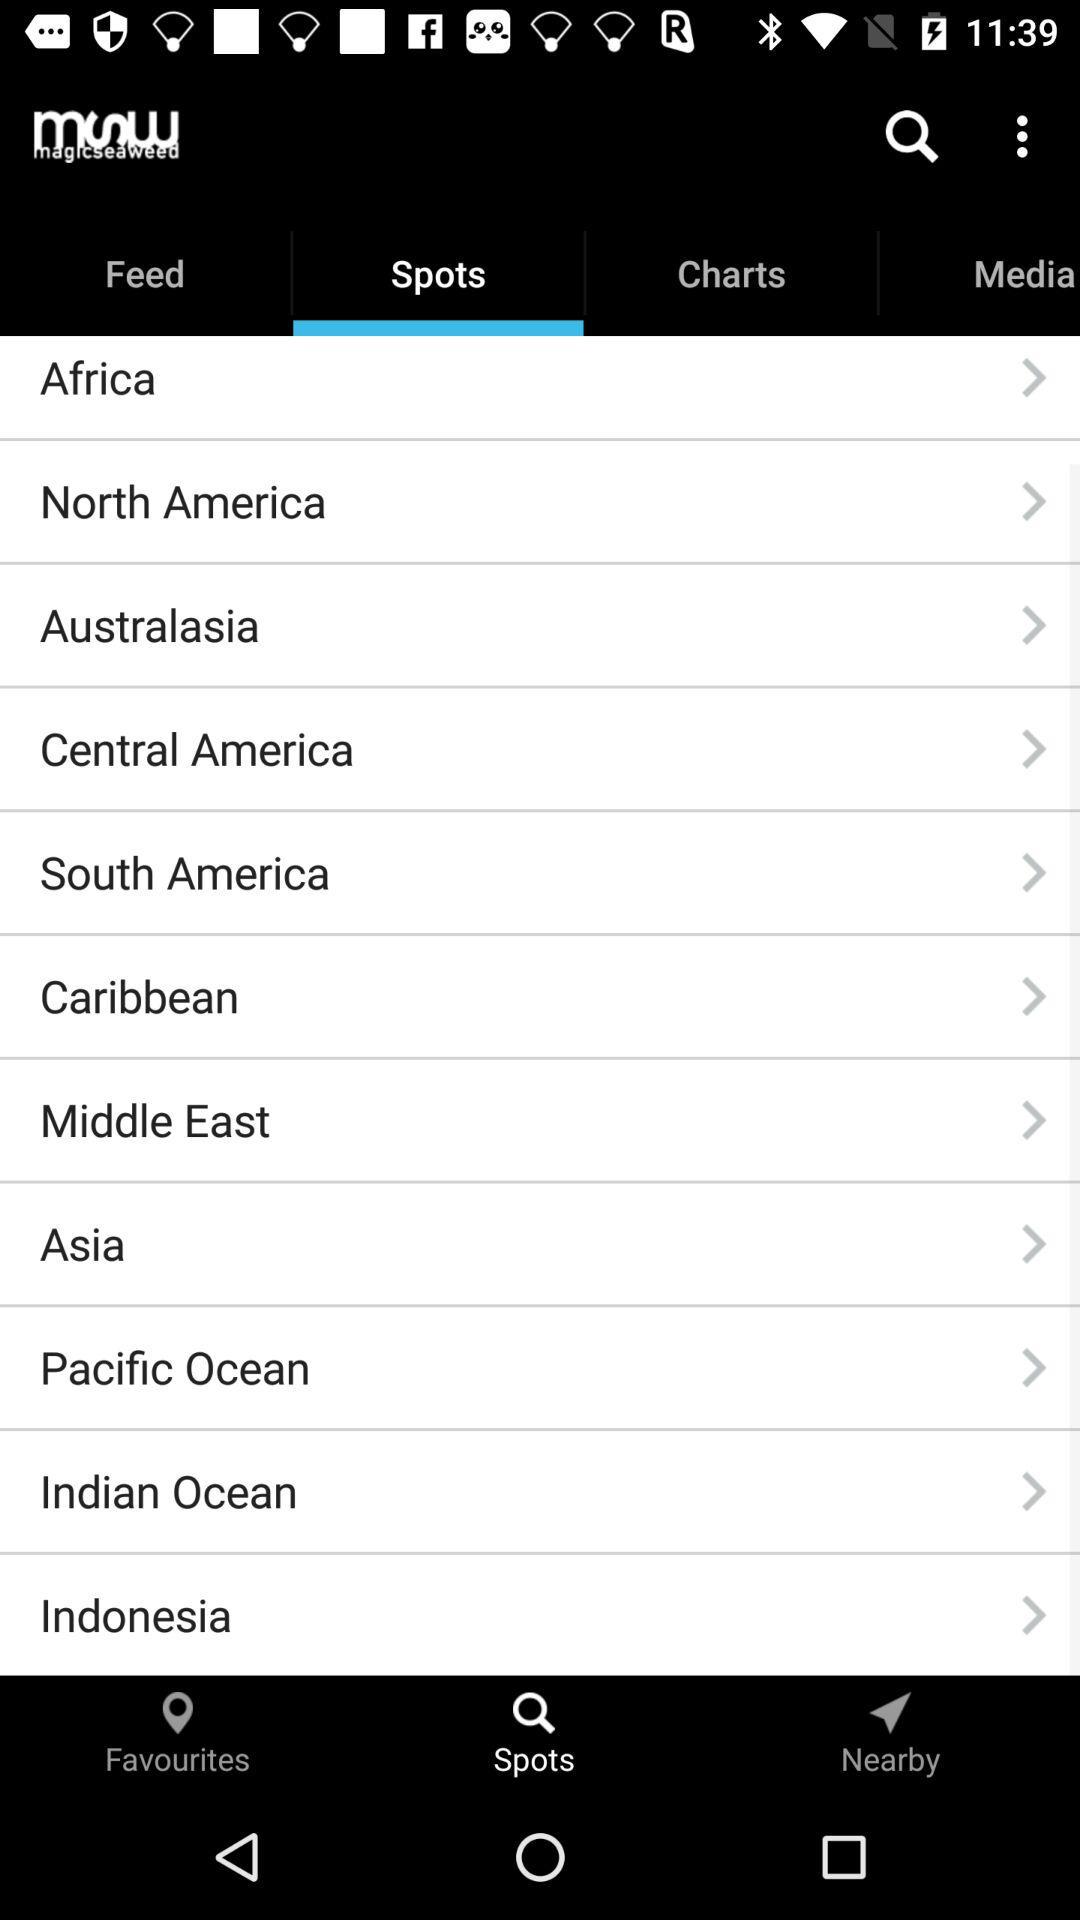  I want to click on icon to the right of australasia item, so click(1033, 624).